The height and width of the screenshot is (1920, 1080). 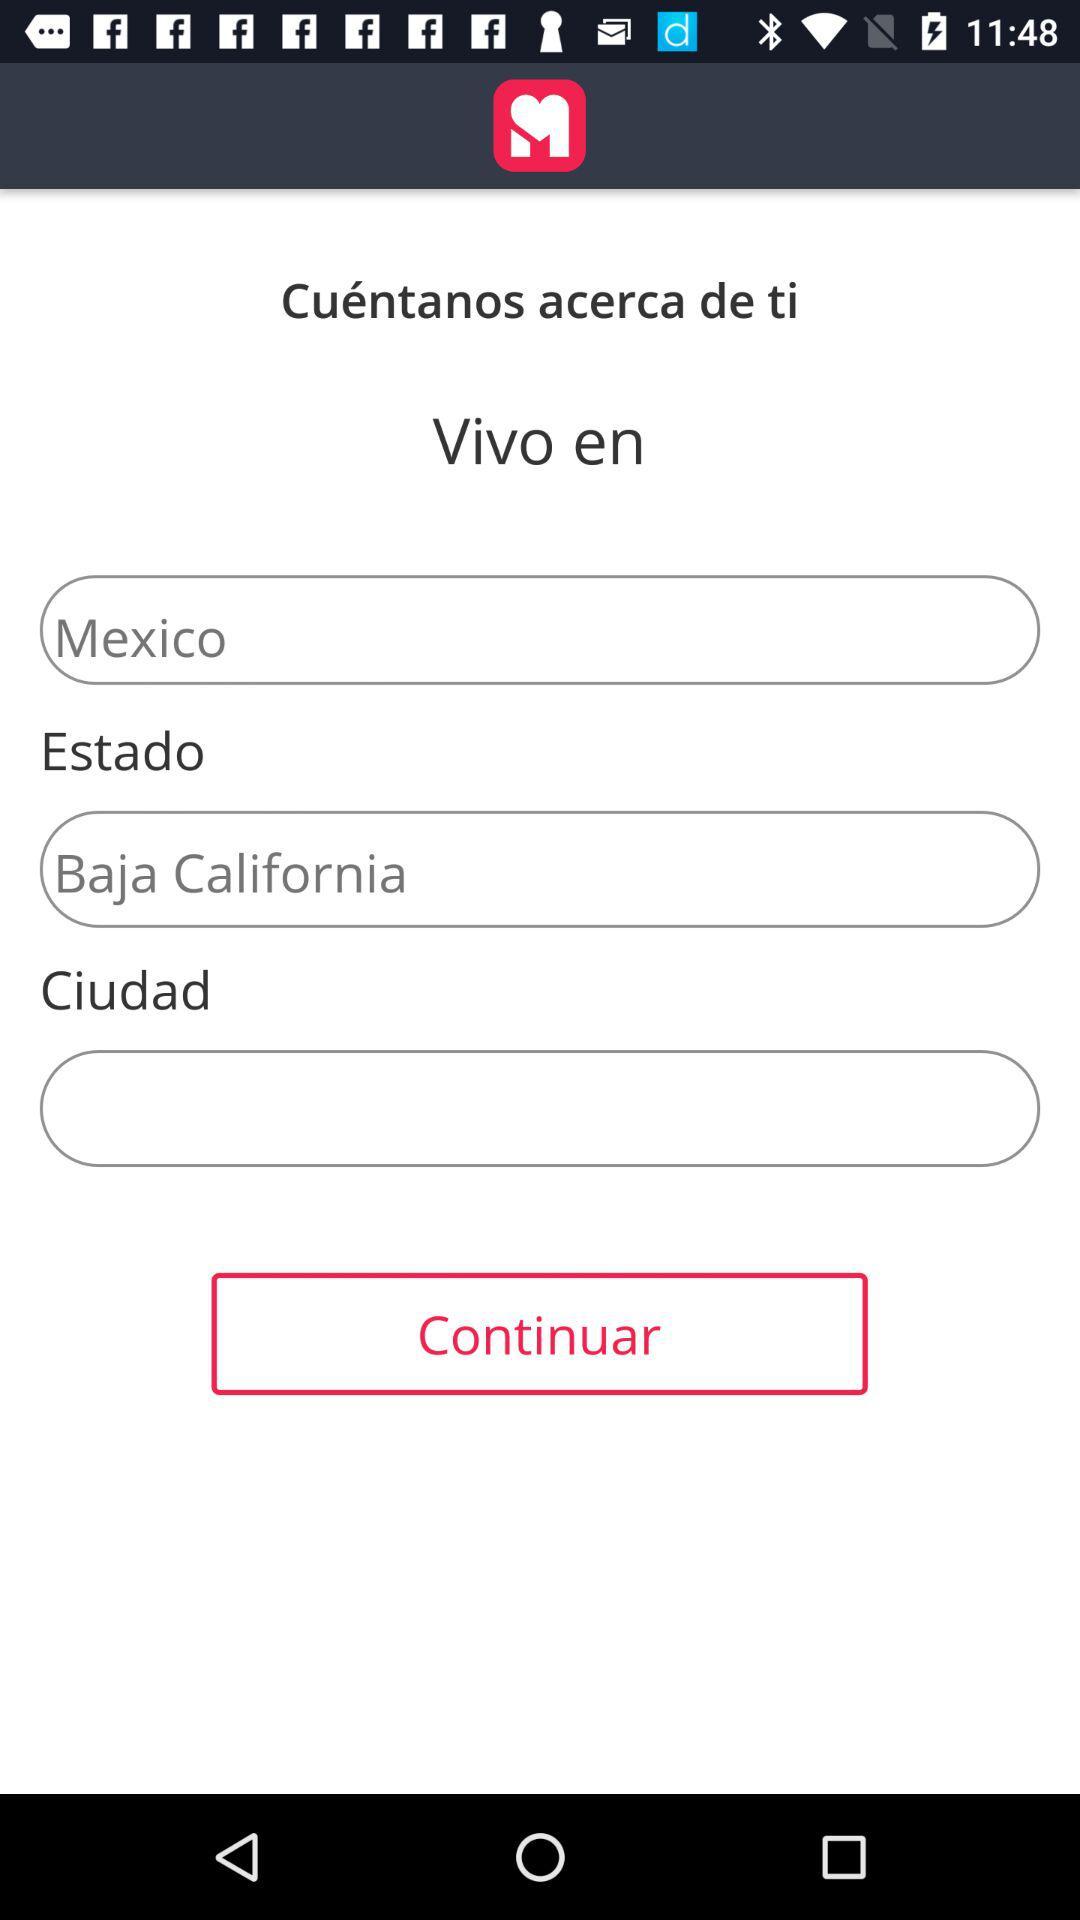 I want to click on the mexico icon, so click(x=540, y=628).